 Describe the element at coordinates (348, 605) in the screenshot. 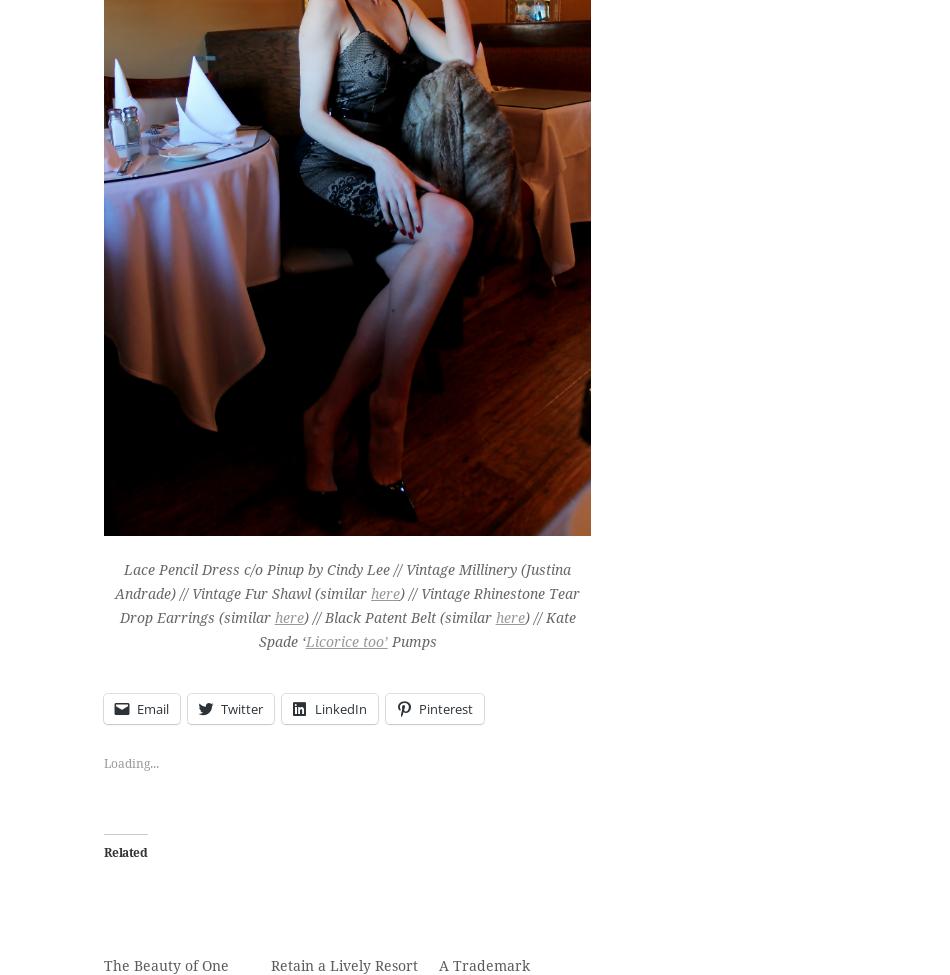

I see `') // Vintage Rhinestone Tear Drop Earrings (similar'` at that location.